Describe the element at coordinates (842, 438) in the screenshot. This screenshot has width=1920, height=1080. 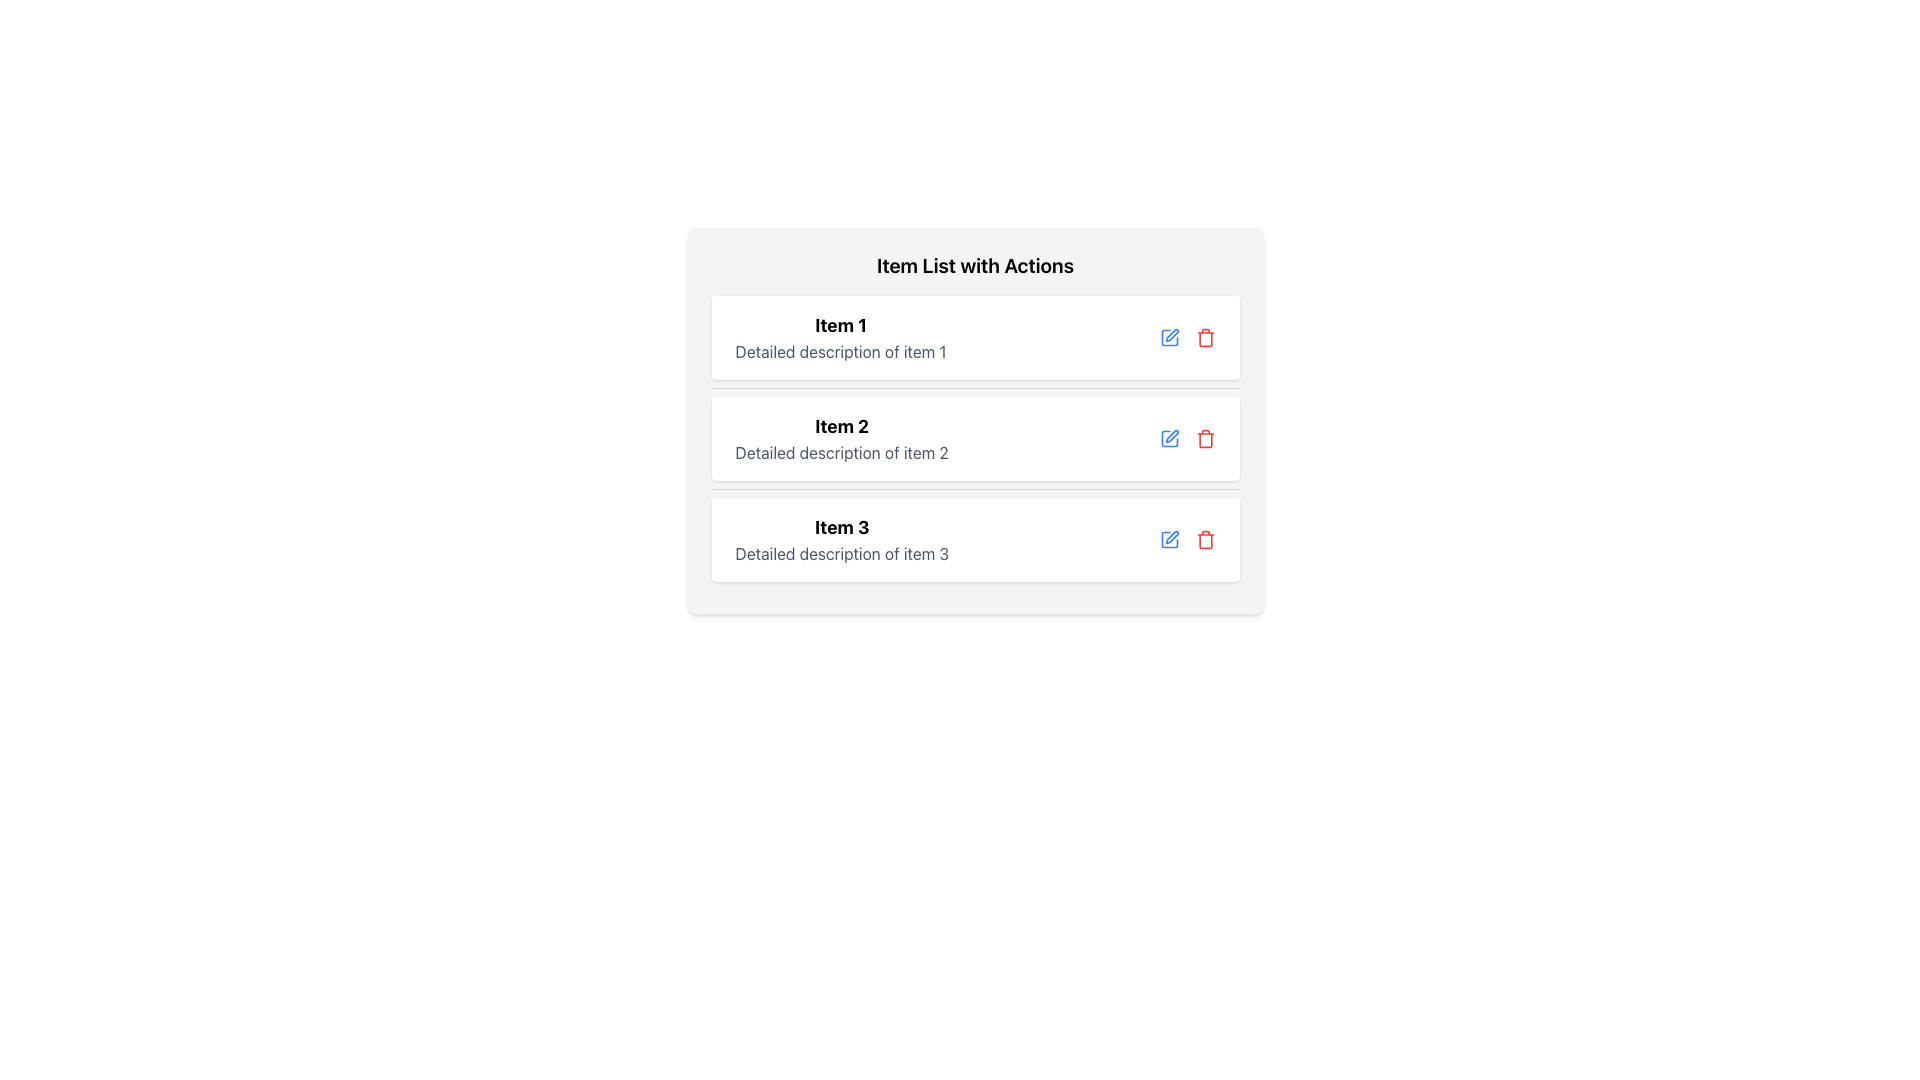
I see `the Text Description Block for 'Item 2', which provides information about the item and is centrally located within the second item entry card under 'Item List with Actions'` at that location.